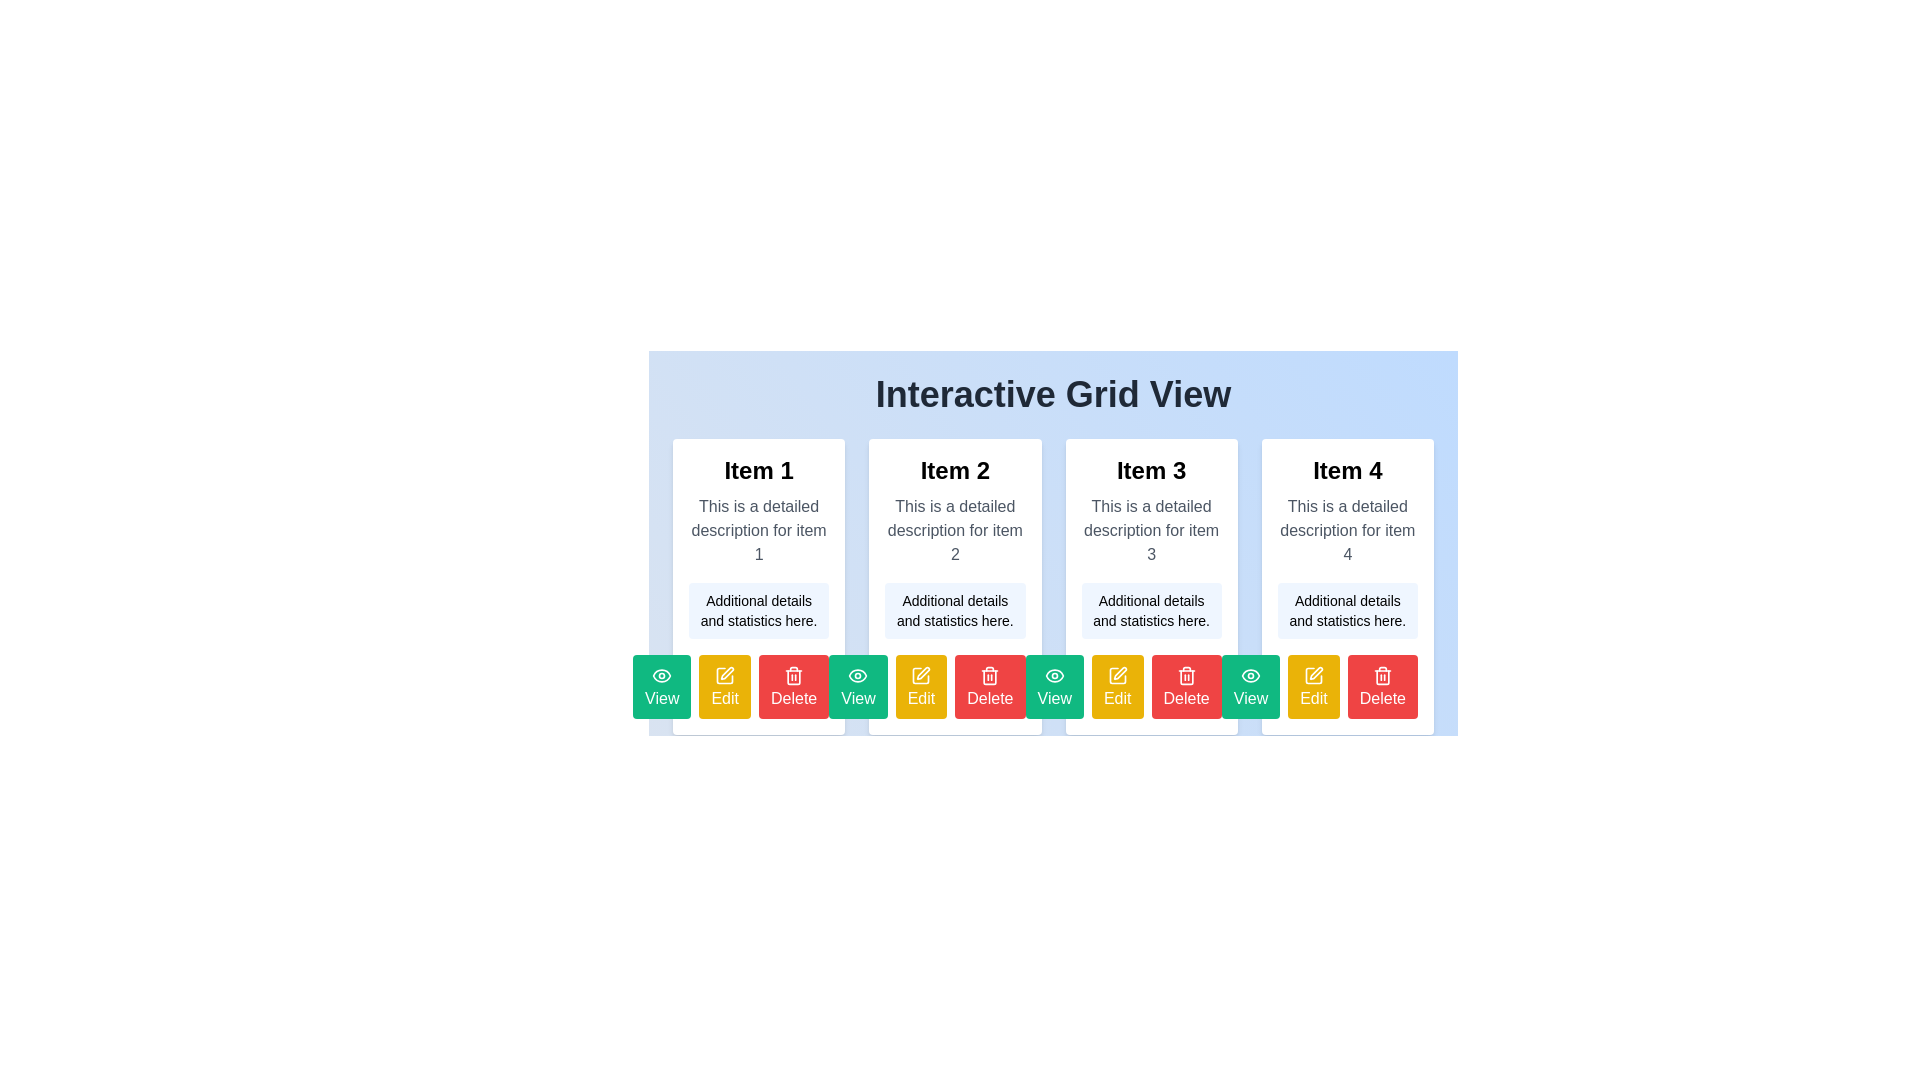  I want to click on the delete button, which is the third button from the left in the action bar at the bottom of the 'Item 4' card, so click(1347, 685).